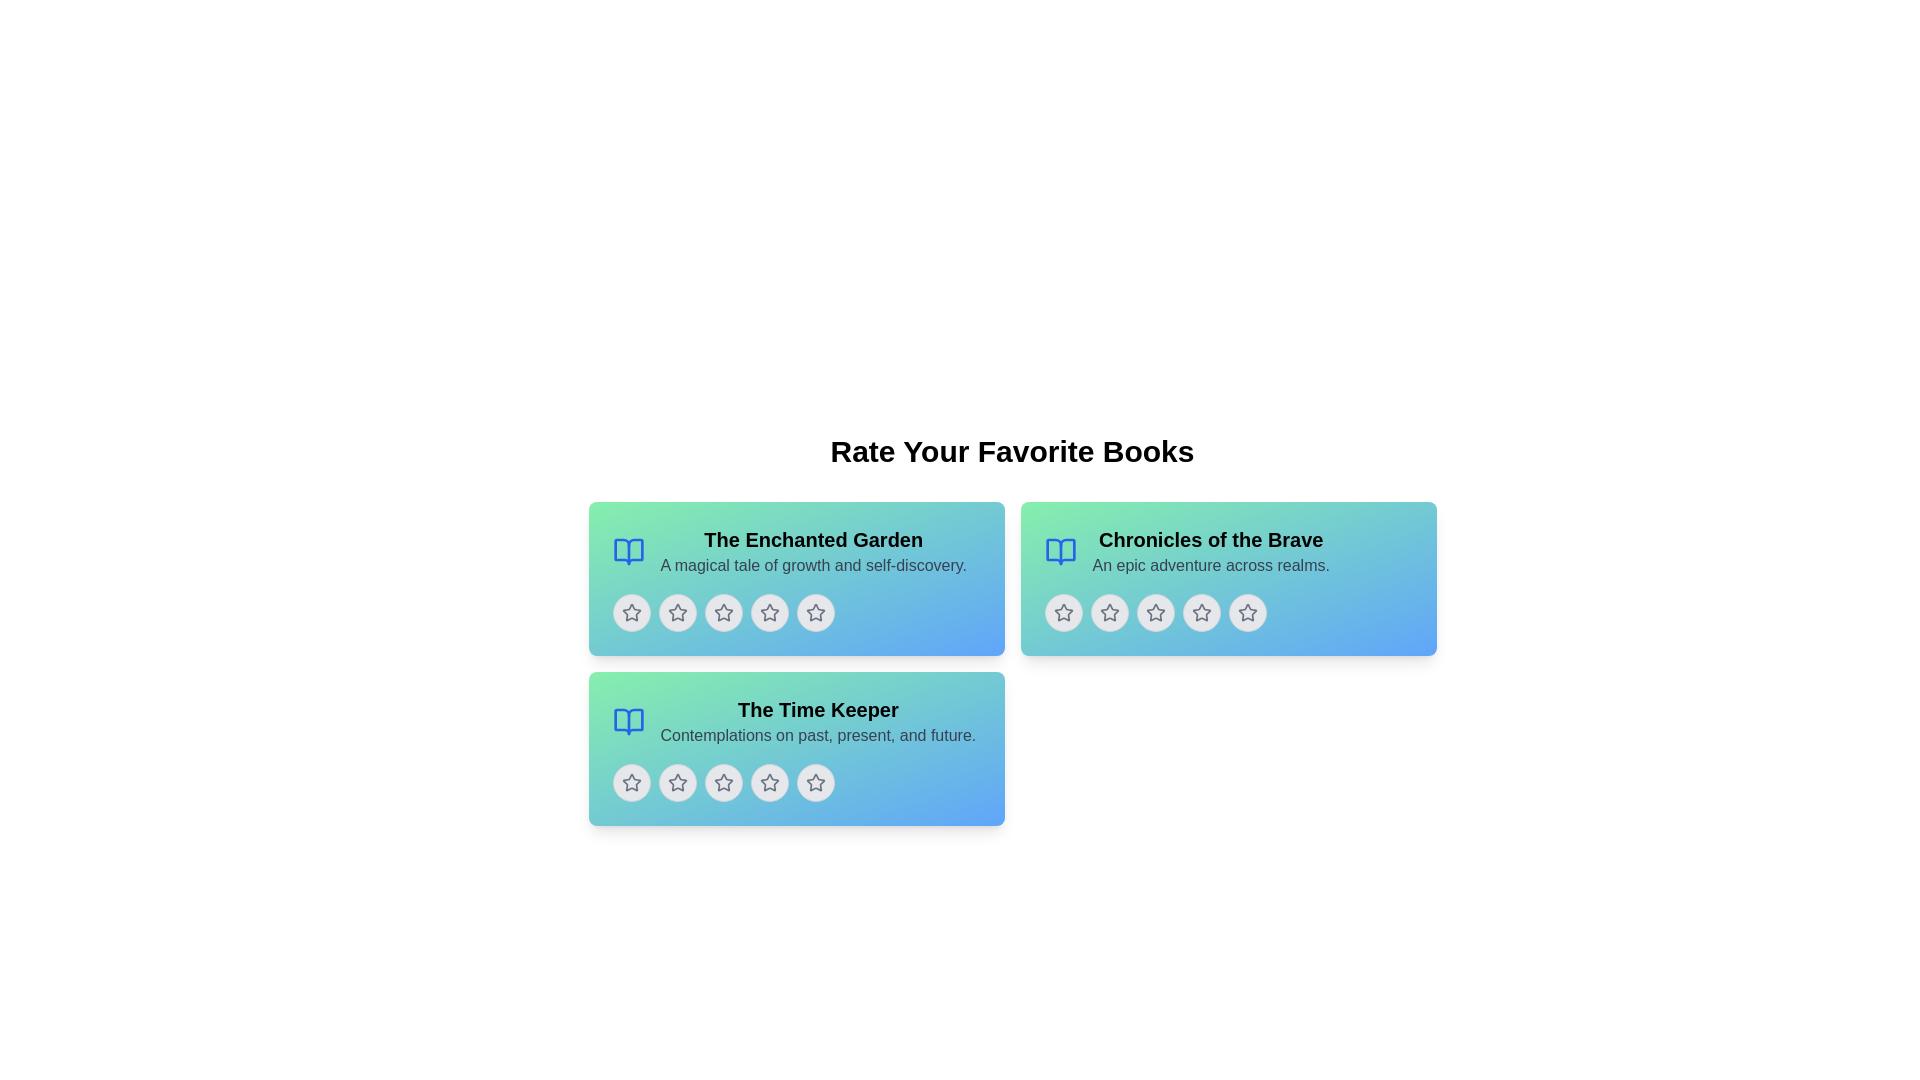 This screenshot has width=1920, height=1080. I want to click on the book icon representing 'The Time Keeper' card, located in the bottom row, to the left of the title and above the star icons, so click(627, 721).